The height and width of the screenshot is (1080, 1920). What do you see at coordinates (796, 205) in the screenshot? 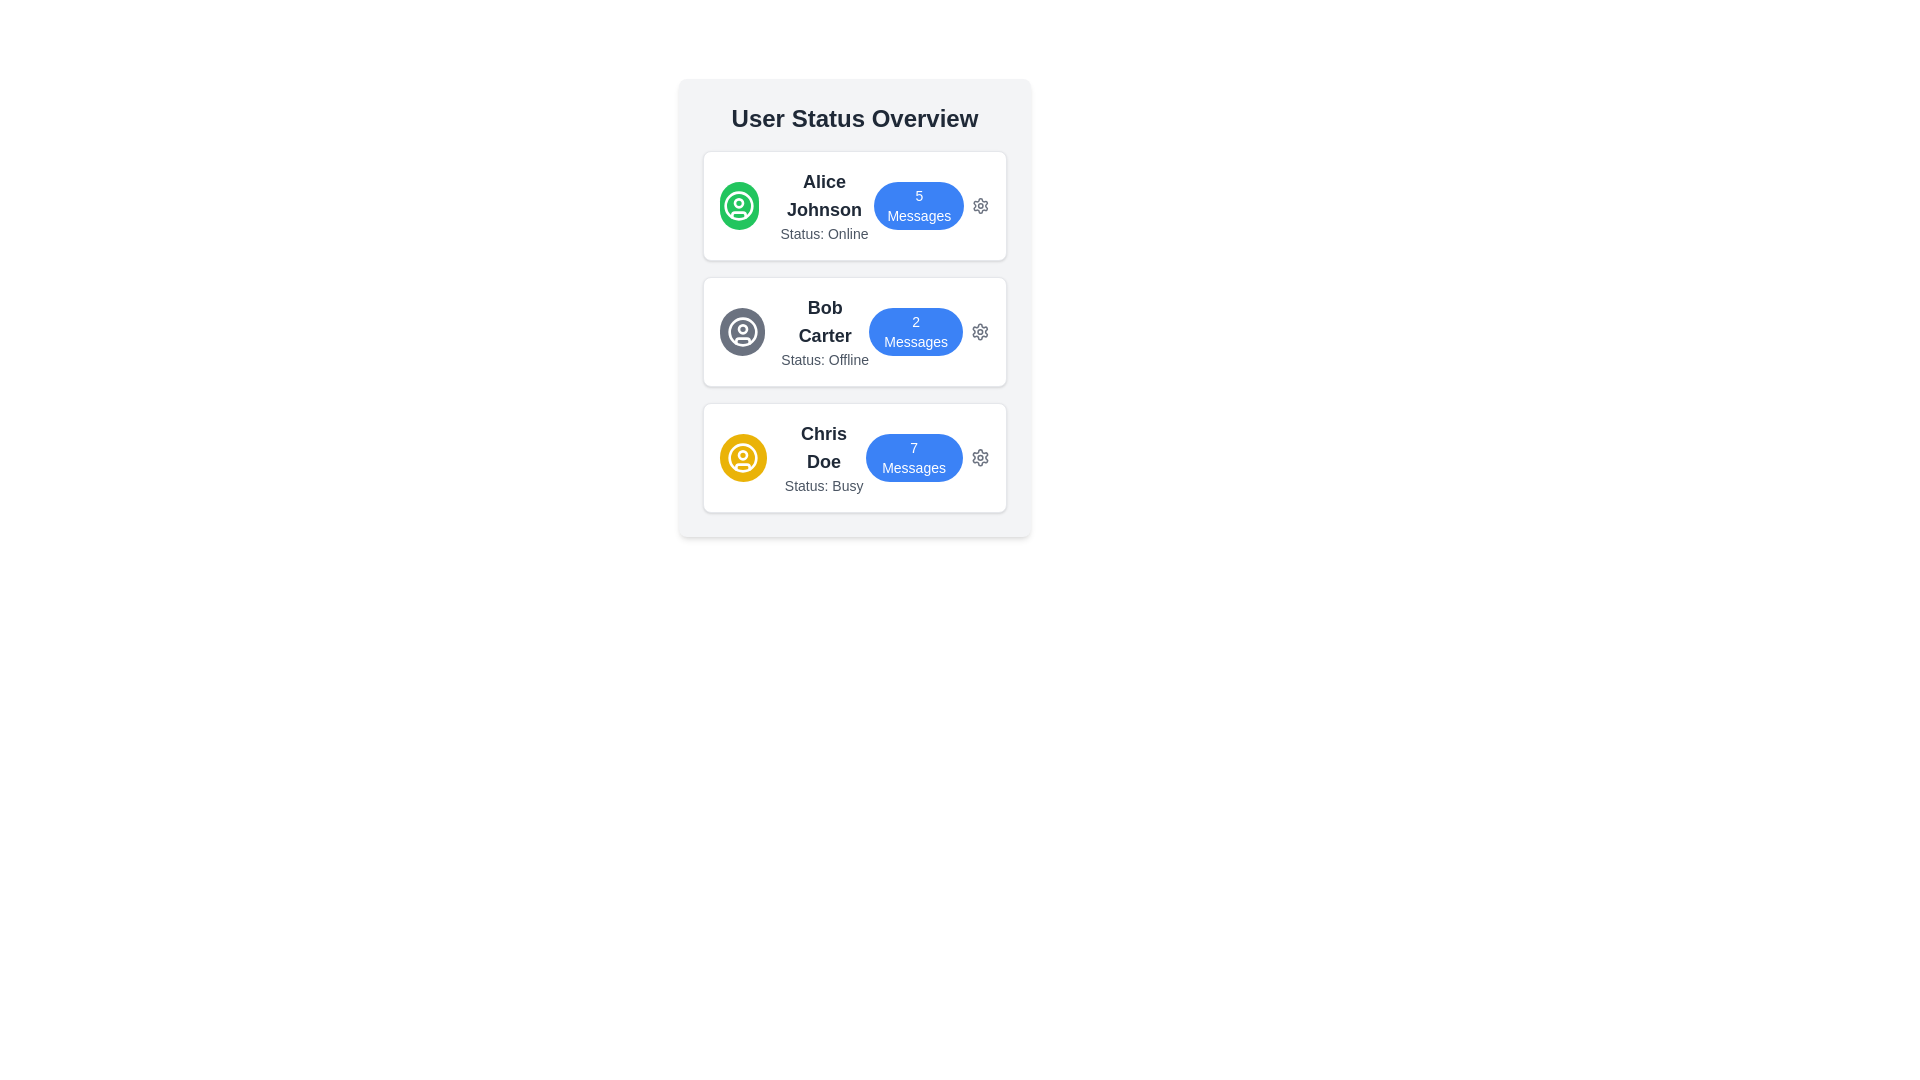
I see `the Text Label displaying 'Alice Johnson' online status, which is located in the first row of user cards, to the left of the blue message indicator labeled '5 Messages'` at bounding box center [796, 205].